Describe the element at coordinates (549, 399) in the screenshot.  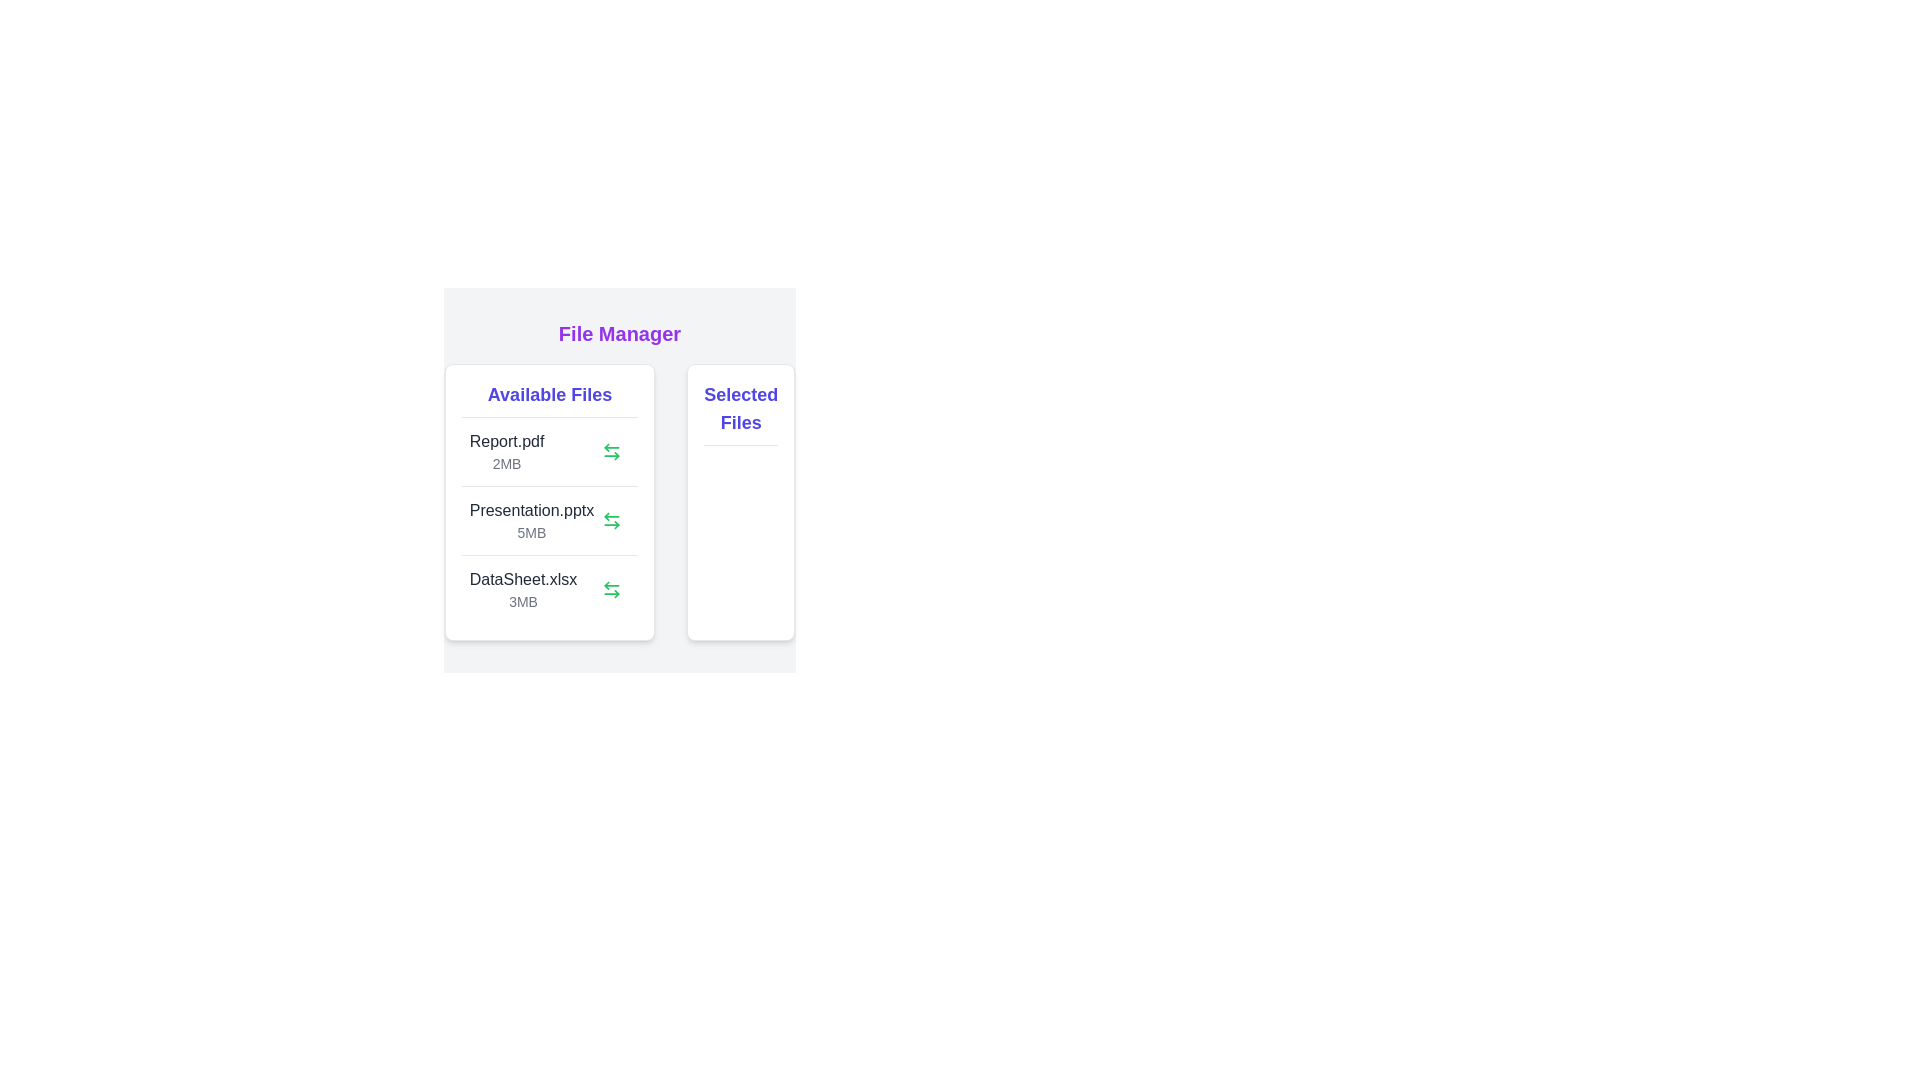
I see `the text header UI element that indicates 'Available Files'` at that location.